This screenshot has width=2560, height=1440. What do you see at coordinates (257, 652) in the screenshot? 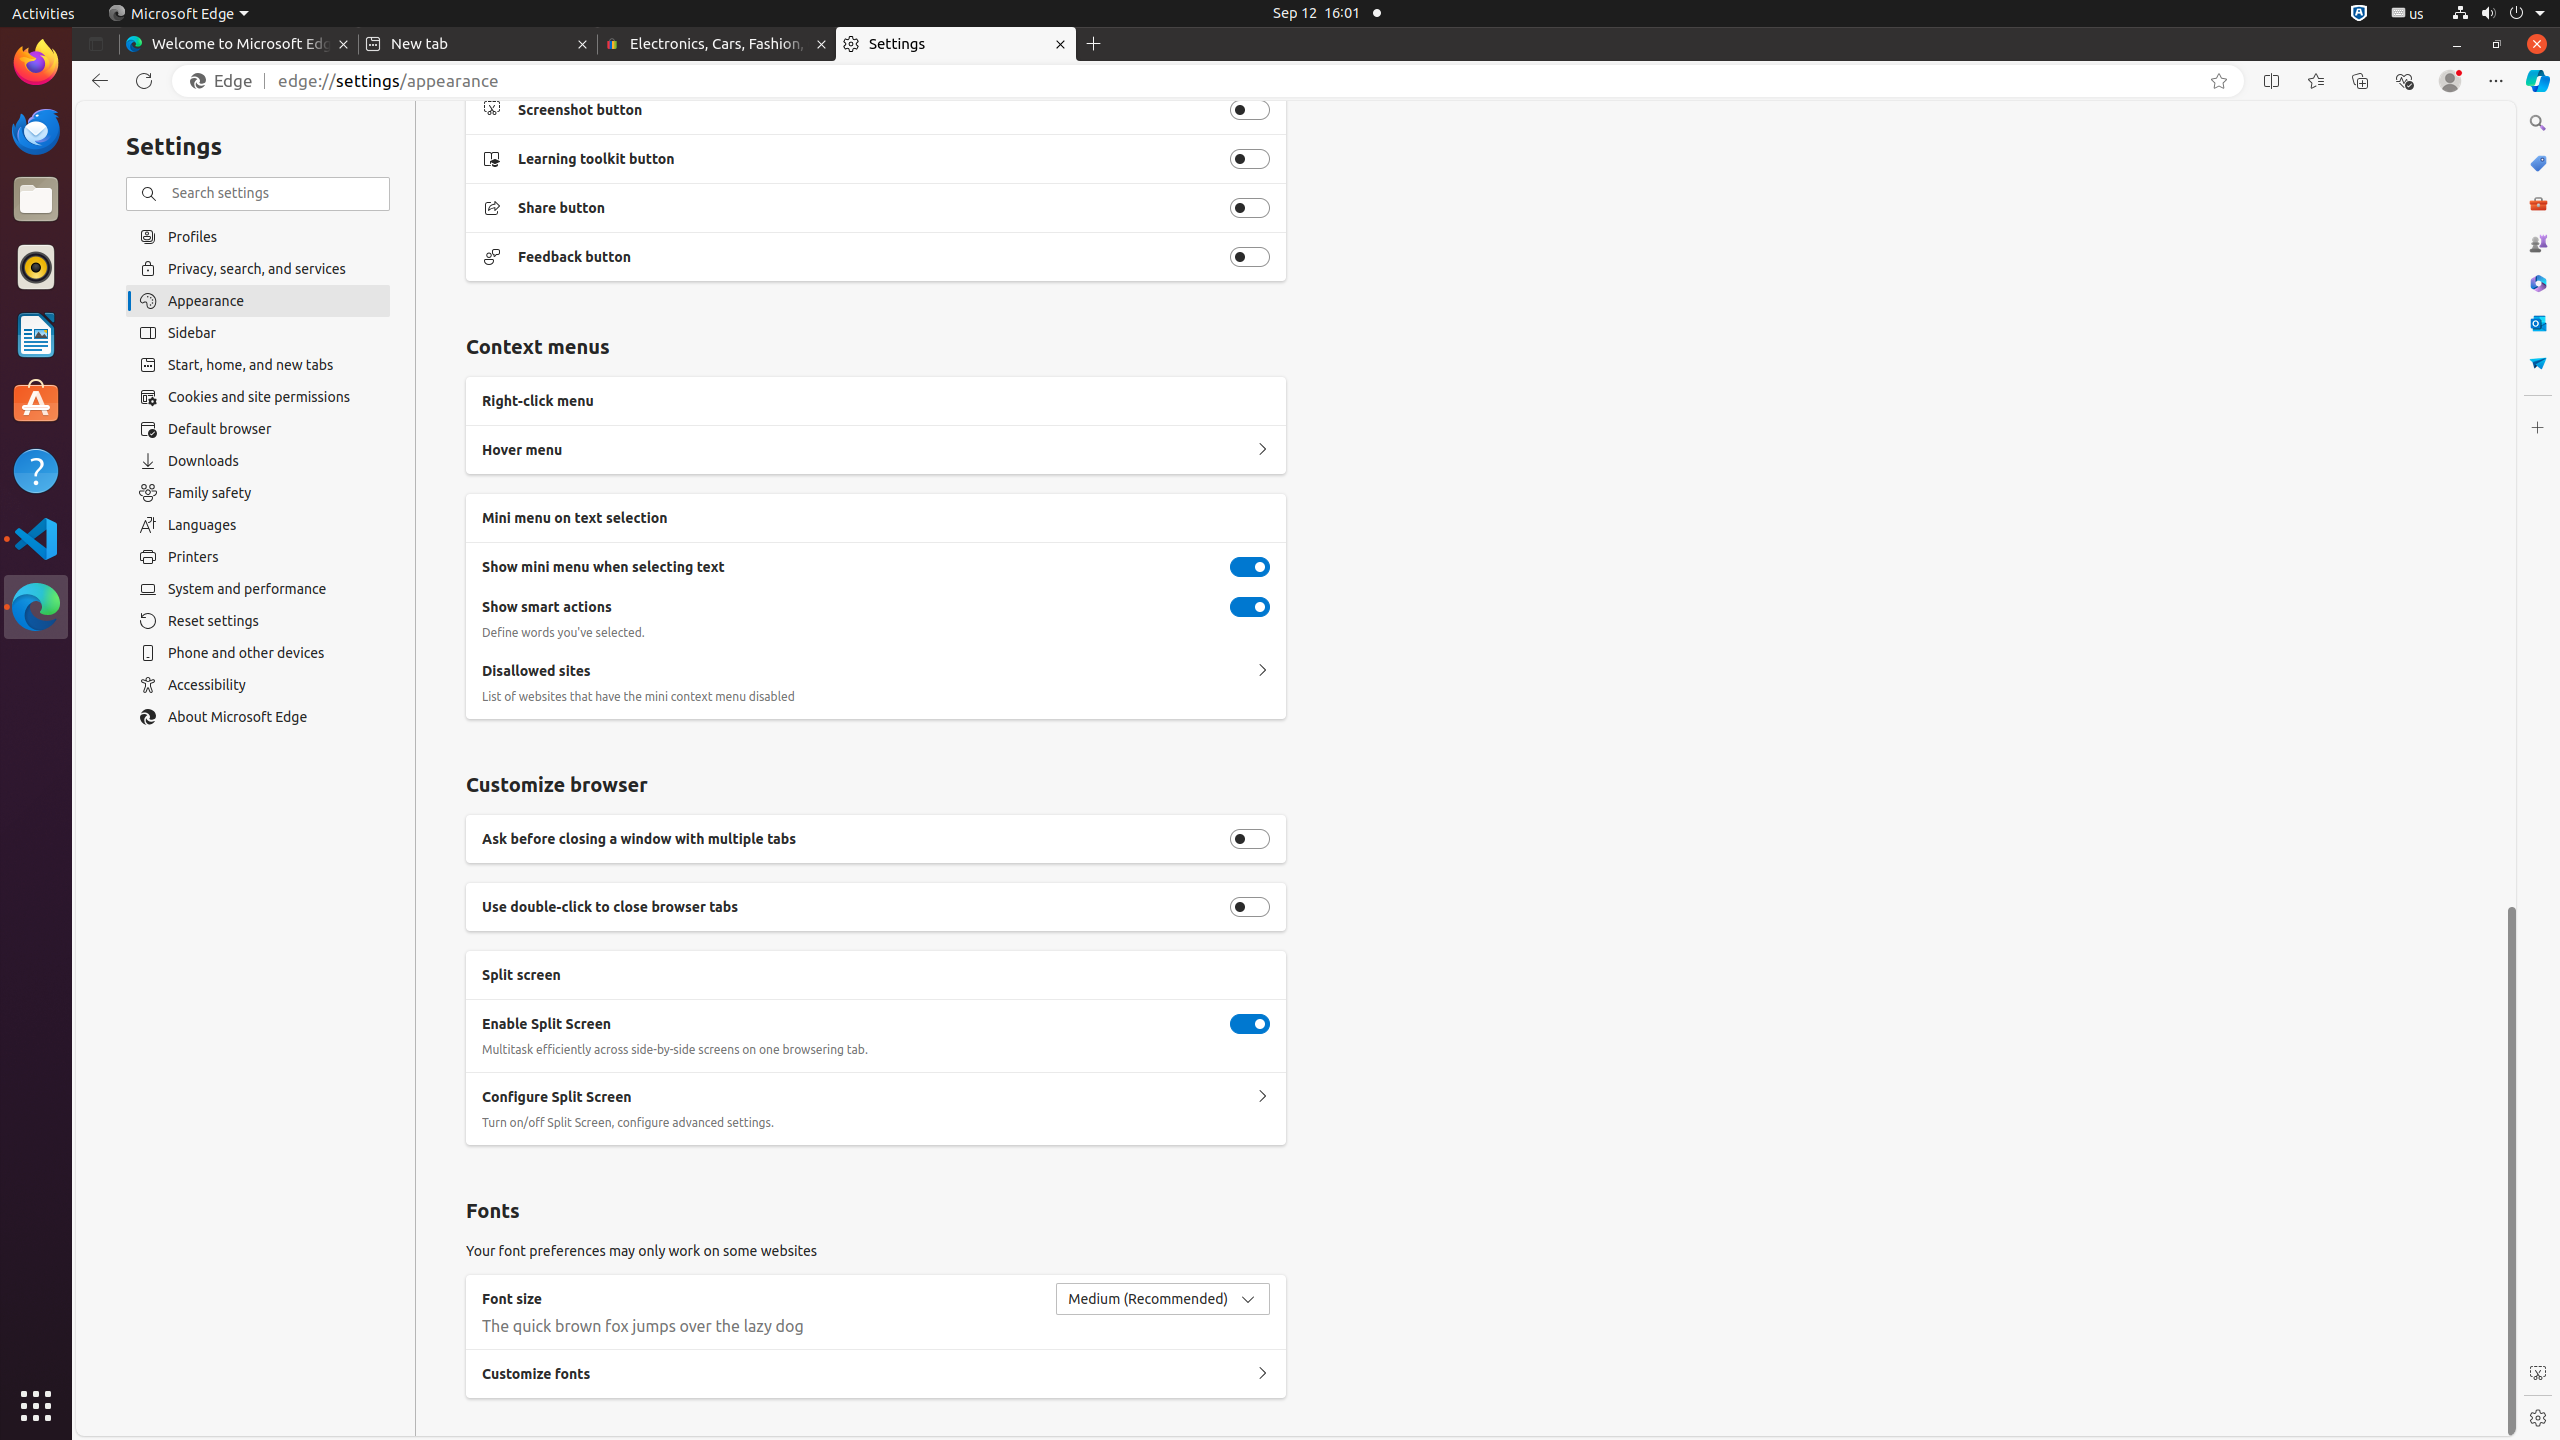
I see `'Phone and other devices'` at bounding box center [257, 652].